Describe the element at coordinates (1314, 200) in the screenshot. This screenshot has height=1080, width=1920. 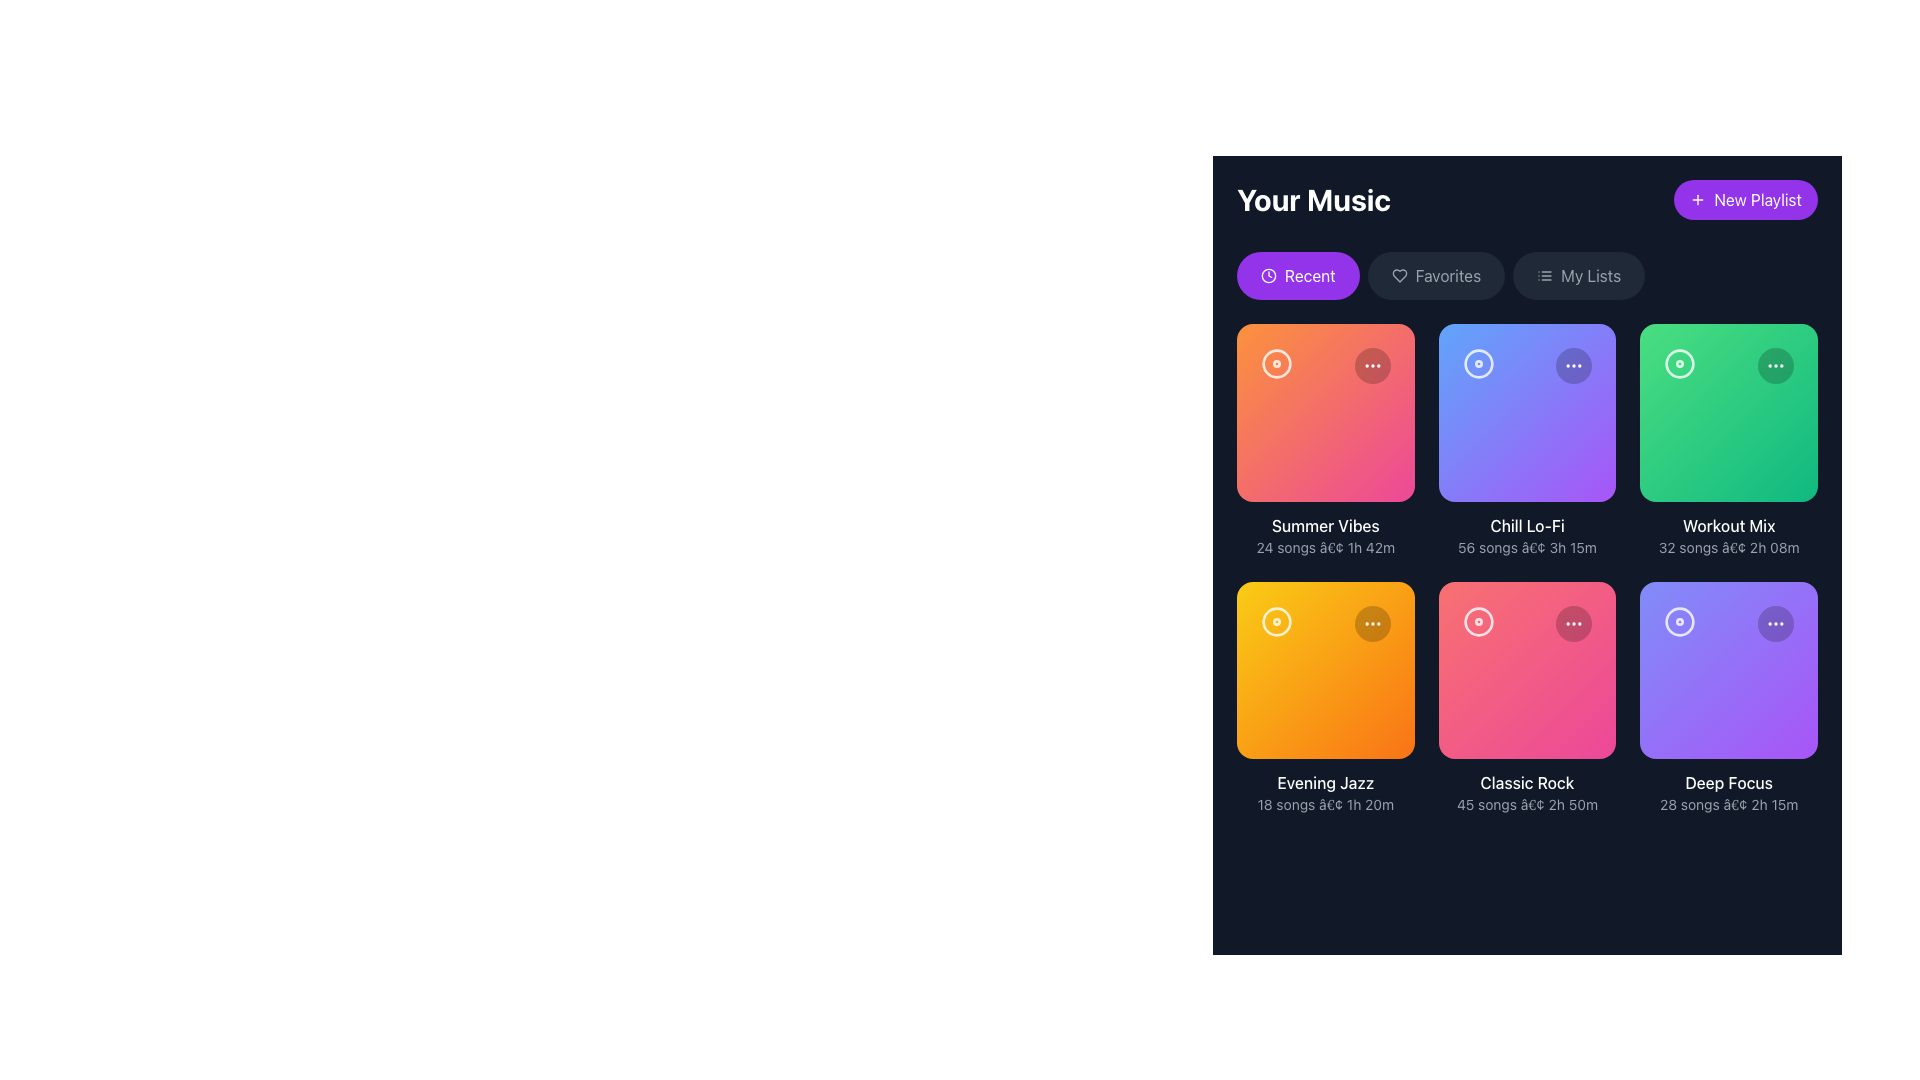
I see `the text label that serves as a header or title for the section, located near the top-left corner before the 'New Playlist' button and an icon` at that location.